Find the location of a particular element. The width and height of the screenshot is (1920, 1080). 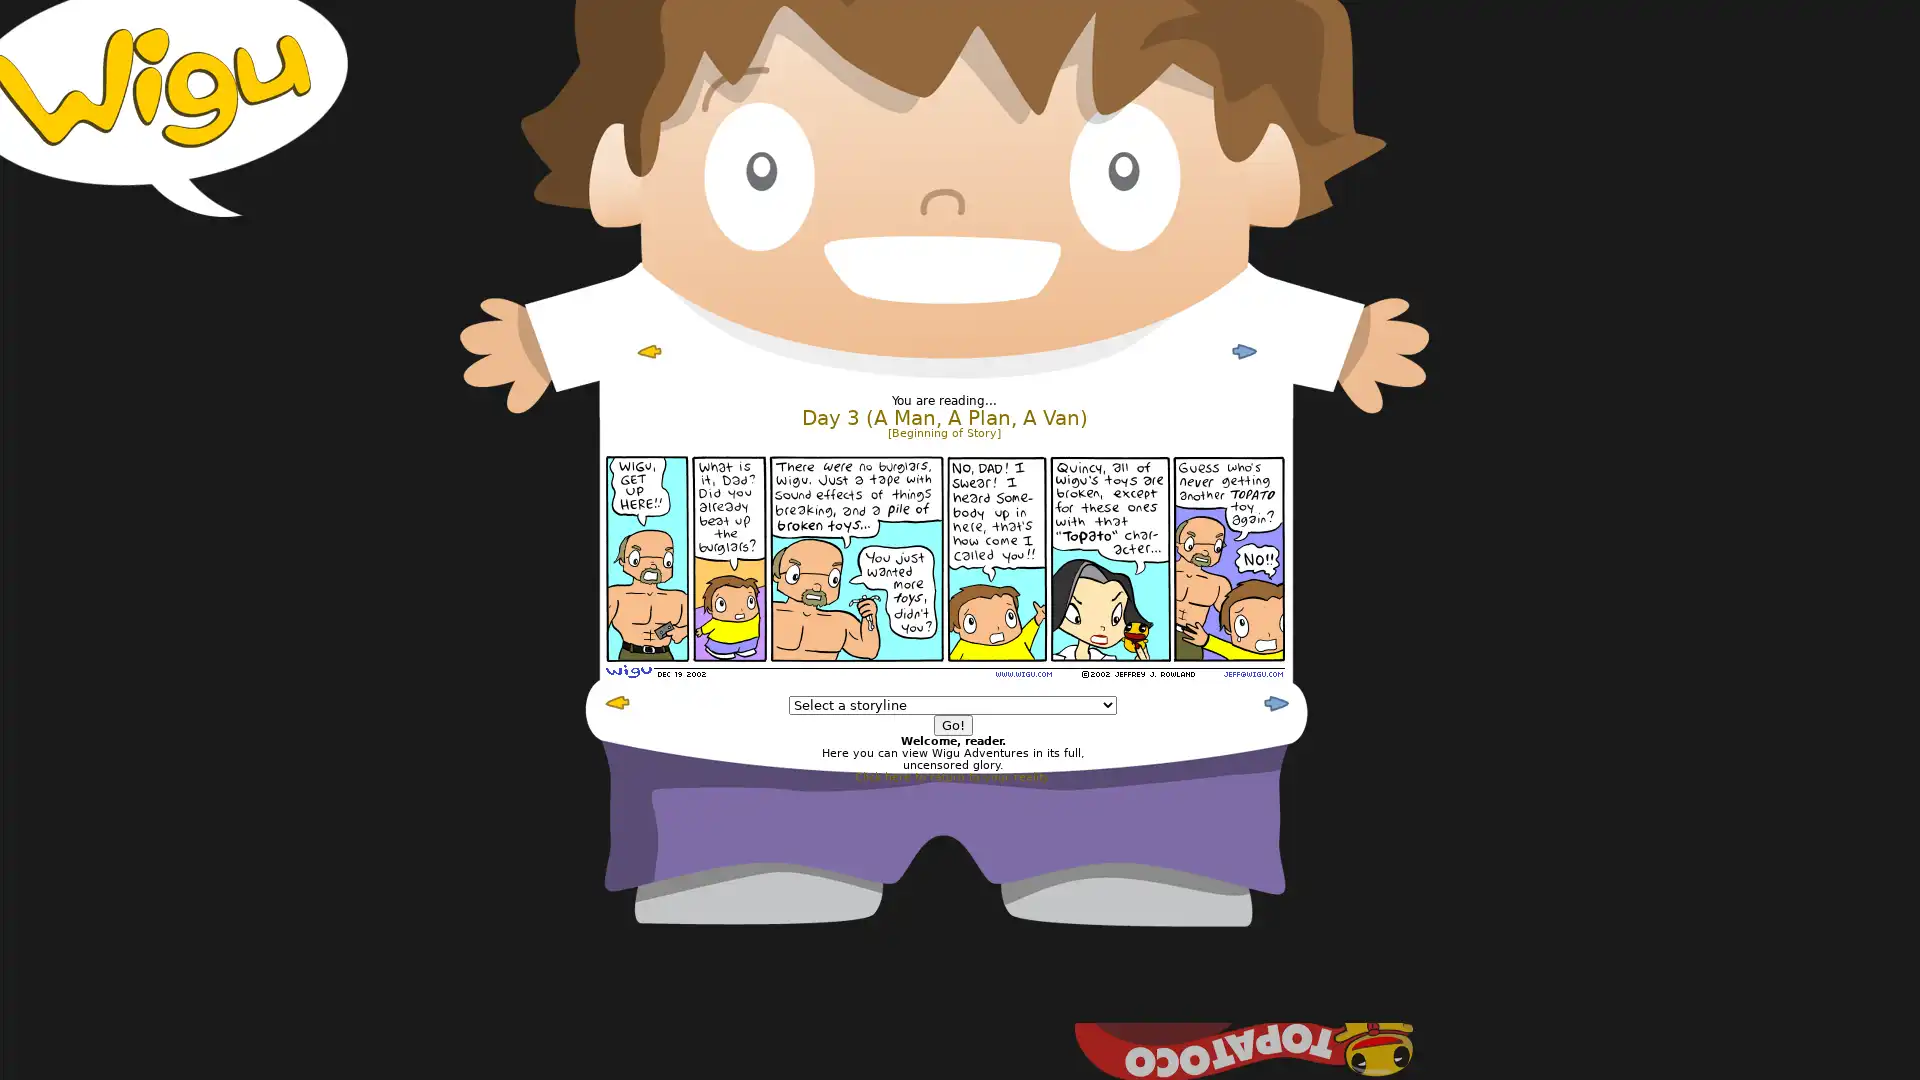

Go! is located at coordinates (951, 725).